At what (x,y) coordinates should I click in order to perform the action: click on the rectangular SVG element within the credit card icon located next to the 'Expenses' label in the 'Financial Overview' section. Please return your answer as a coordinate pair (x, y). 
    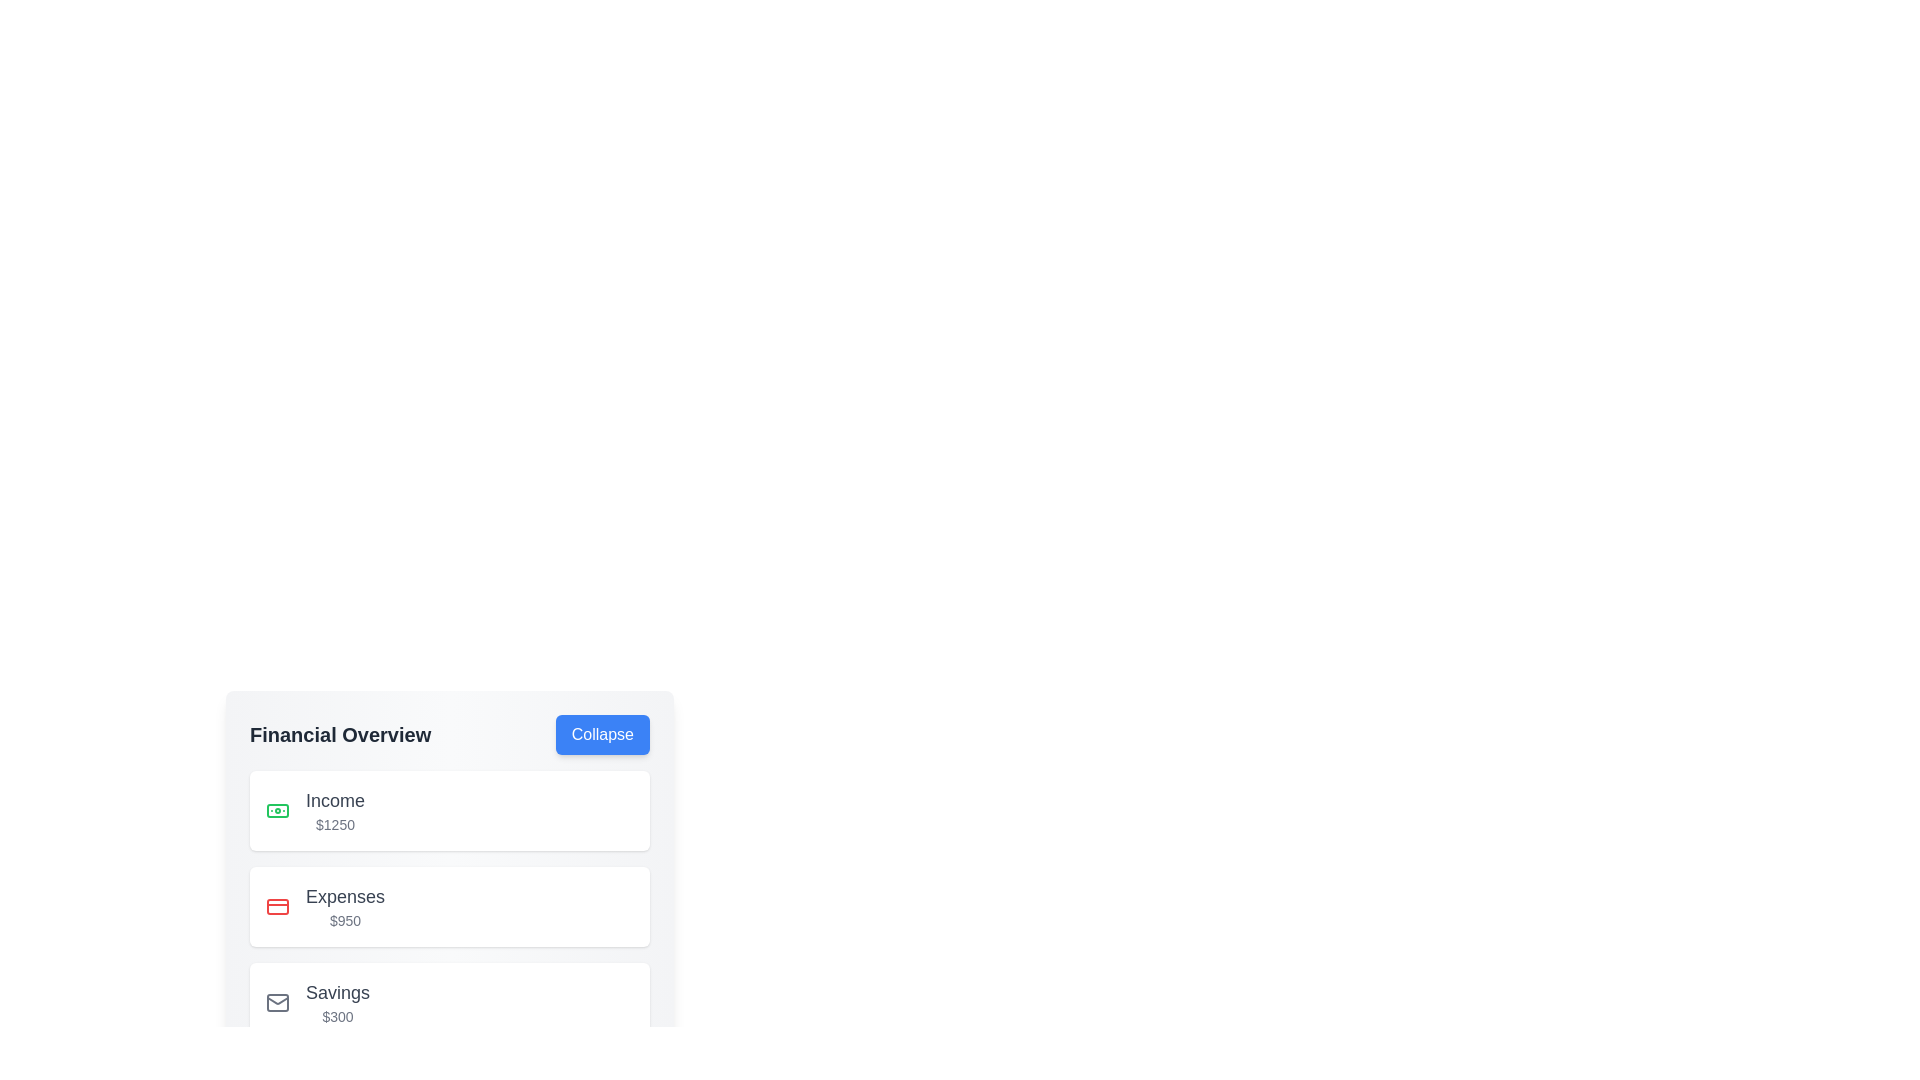
    Looking at the image, I should click on (277, 906).